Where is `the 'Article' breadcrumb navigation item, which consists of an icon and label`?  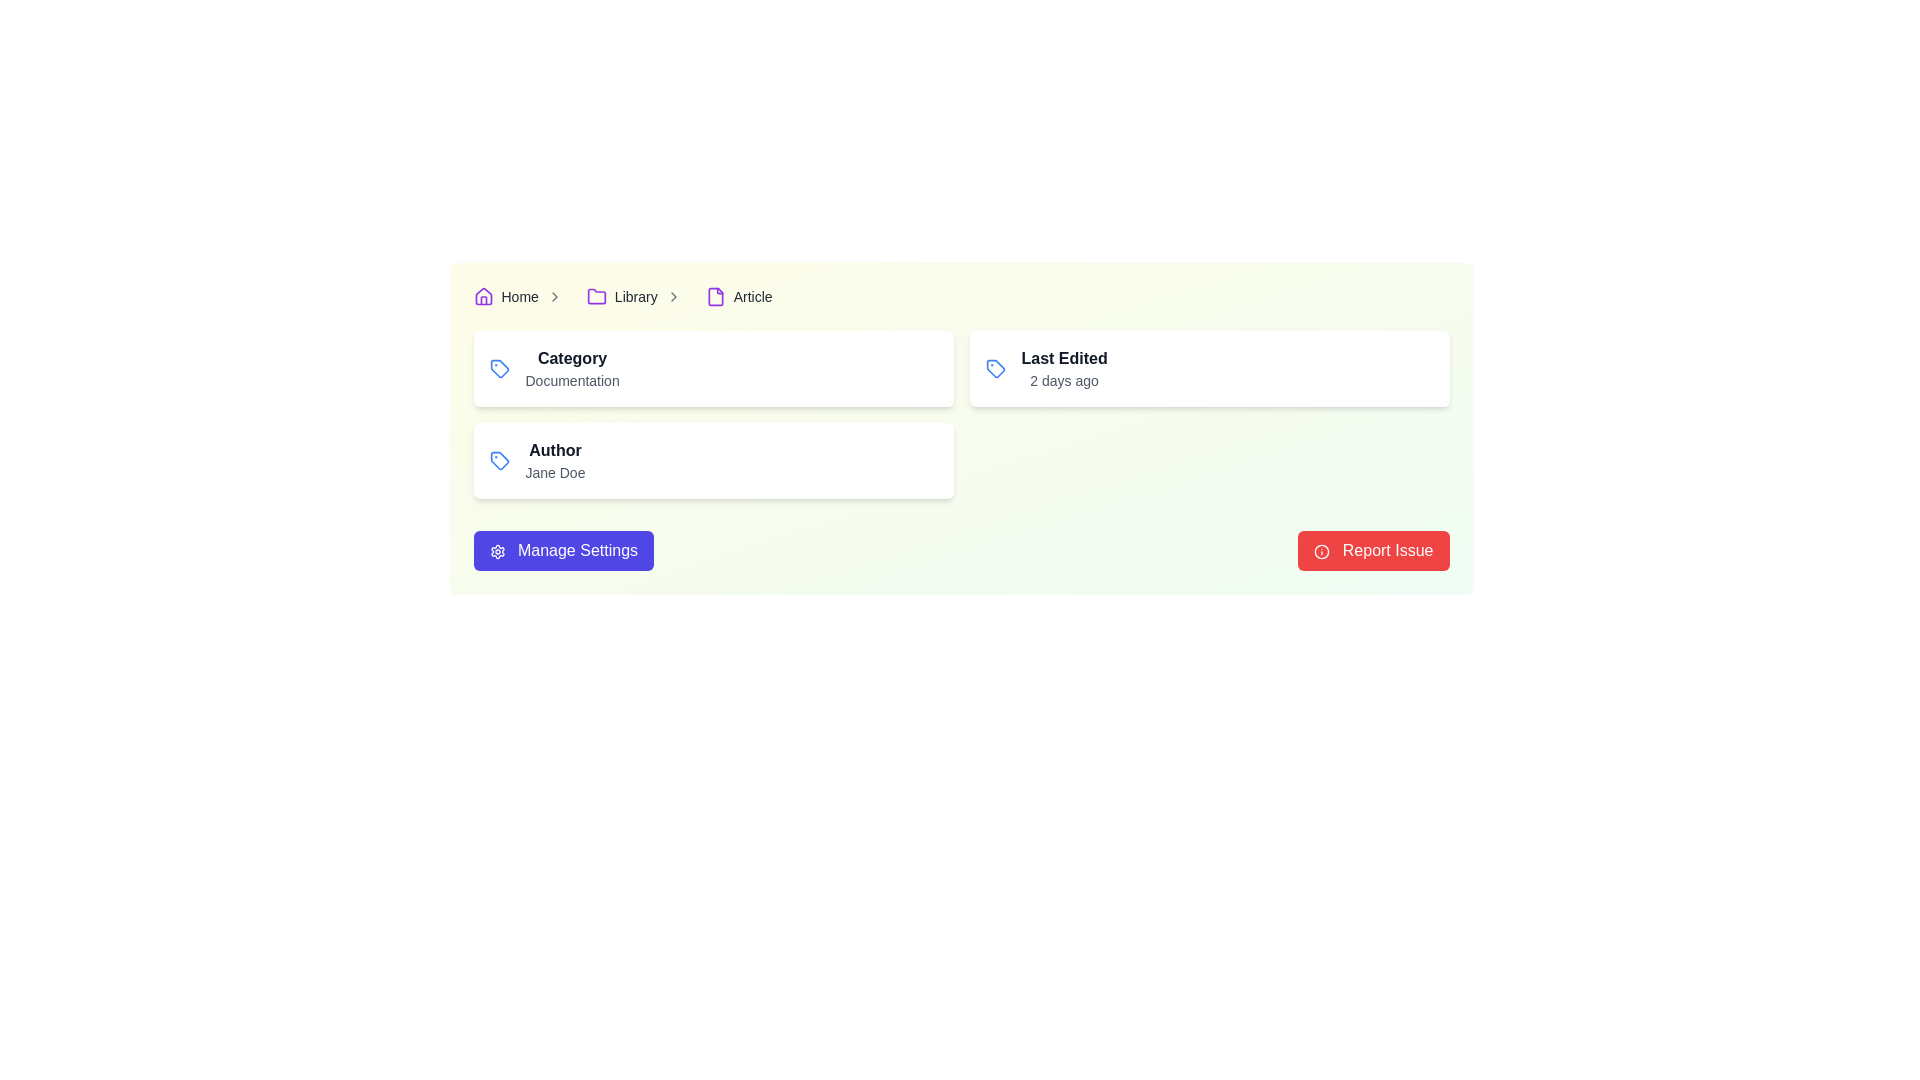 the 'Article' breadcrumb navigation item, which consists of an icon and label is located at coordinates (738, 297).